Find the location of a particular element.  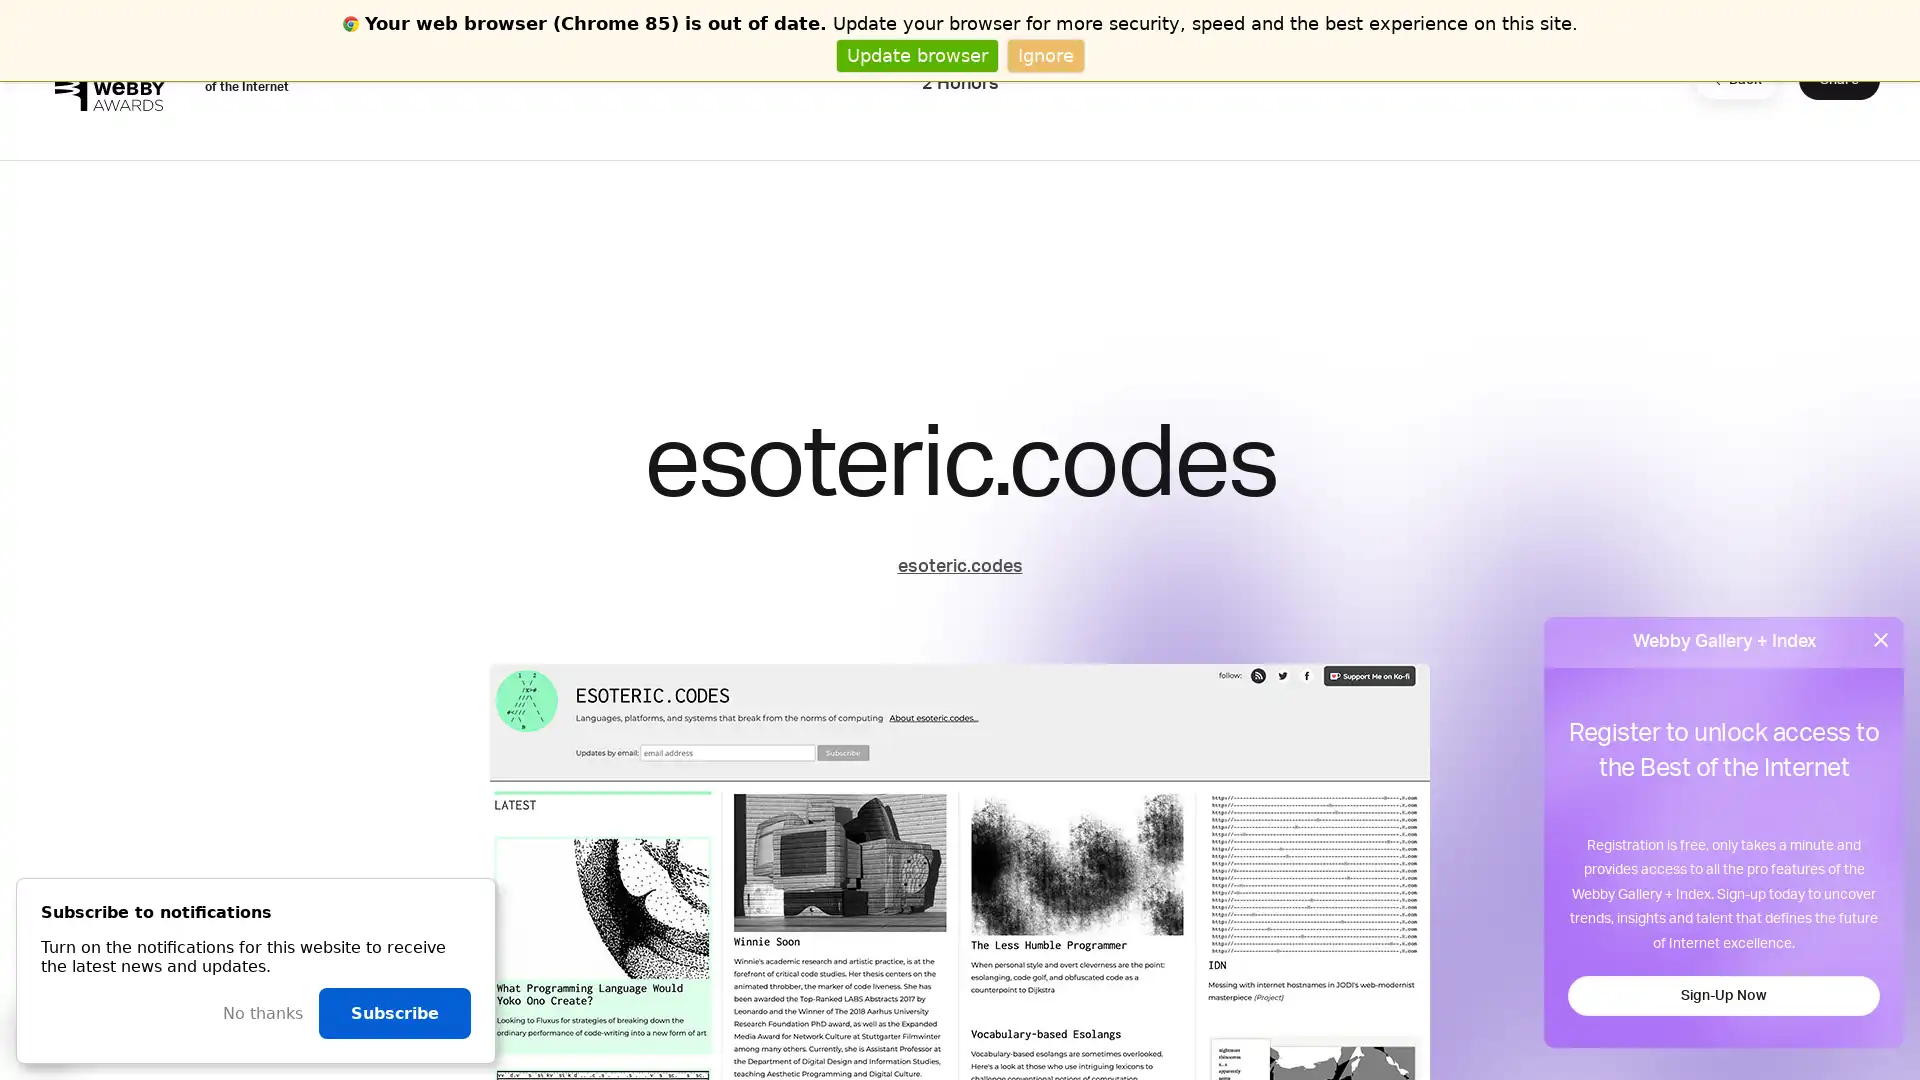

Share is located at coordinates (1839, 79).